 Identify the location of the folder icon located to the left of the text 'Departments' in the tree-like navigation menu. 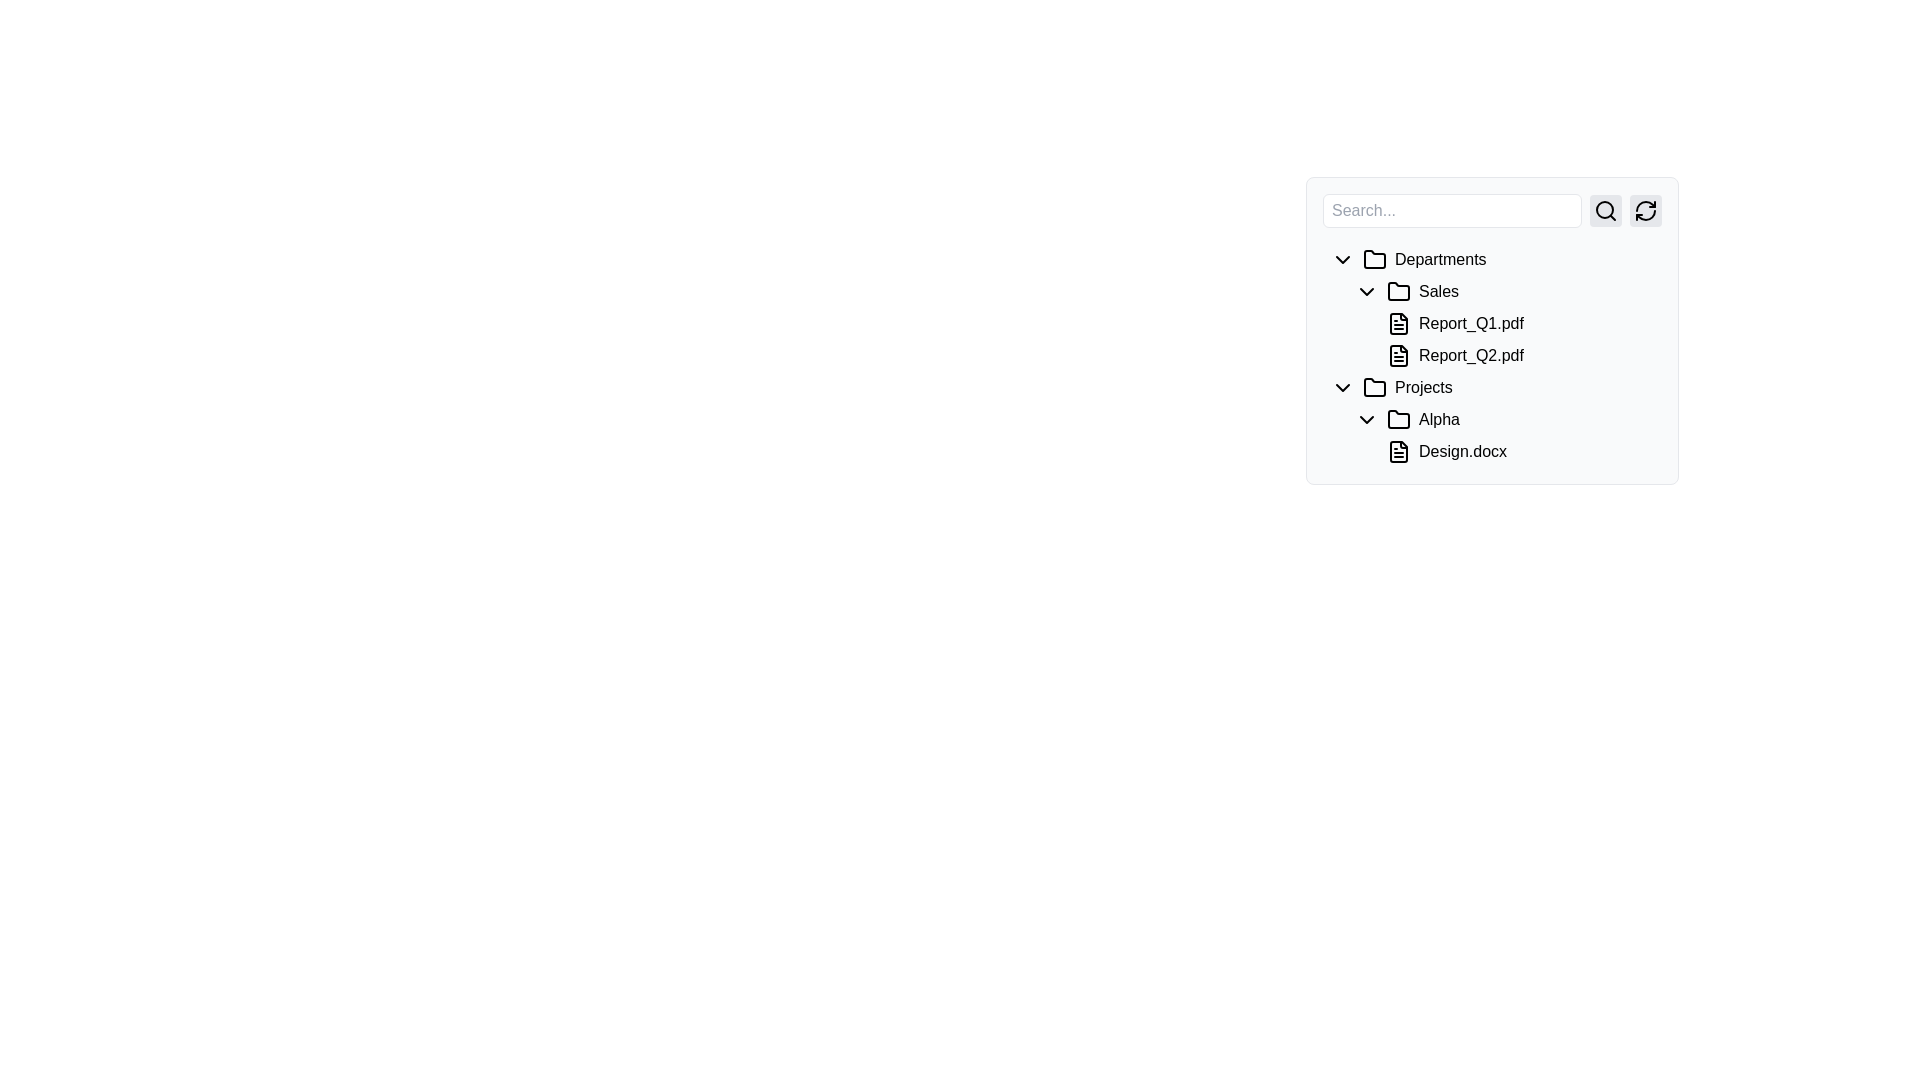
(1377, 258).